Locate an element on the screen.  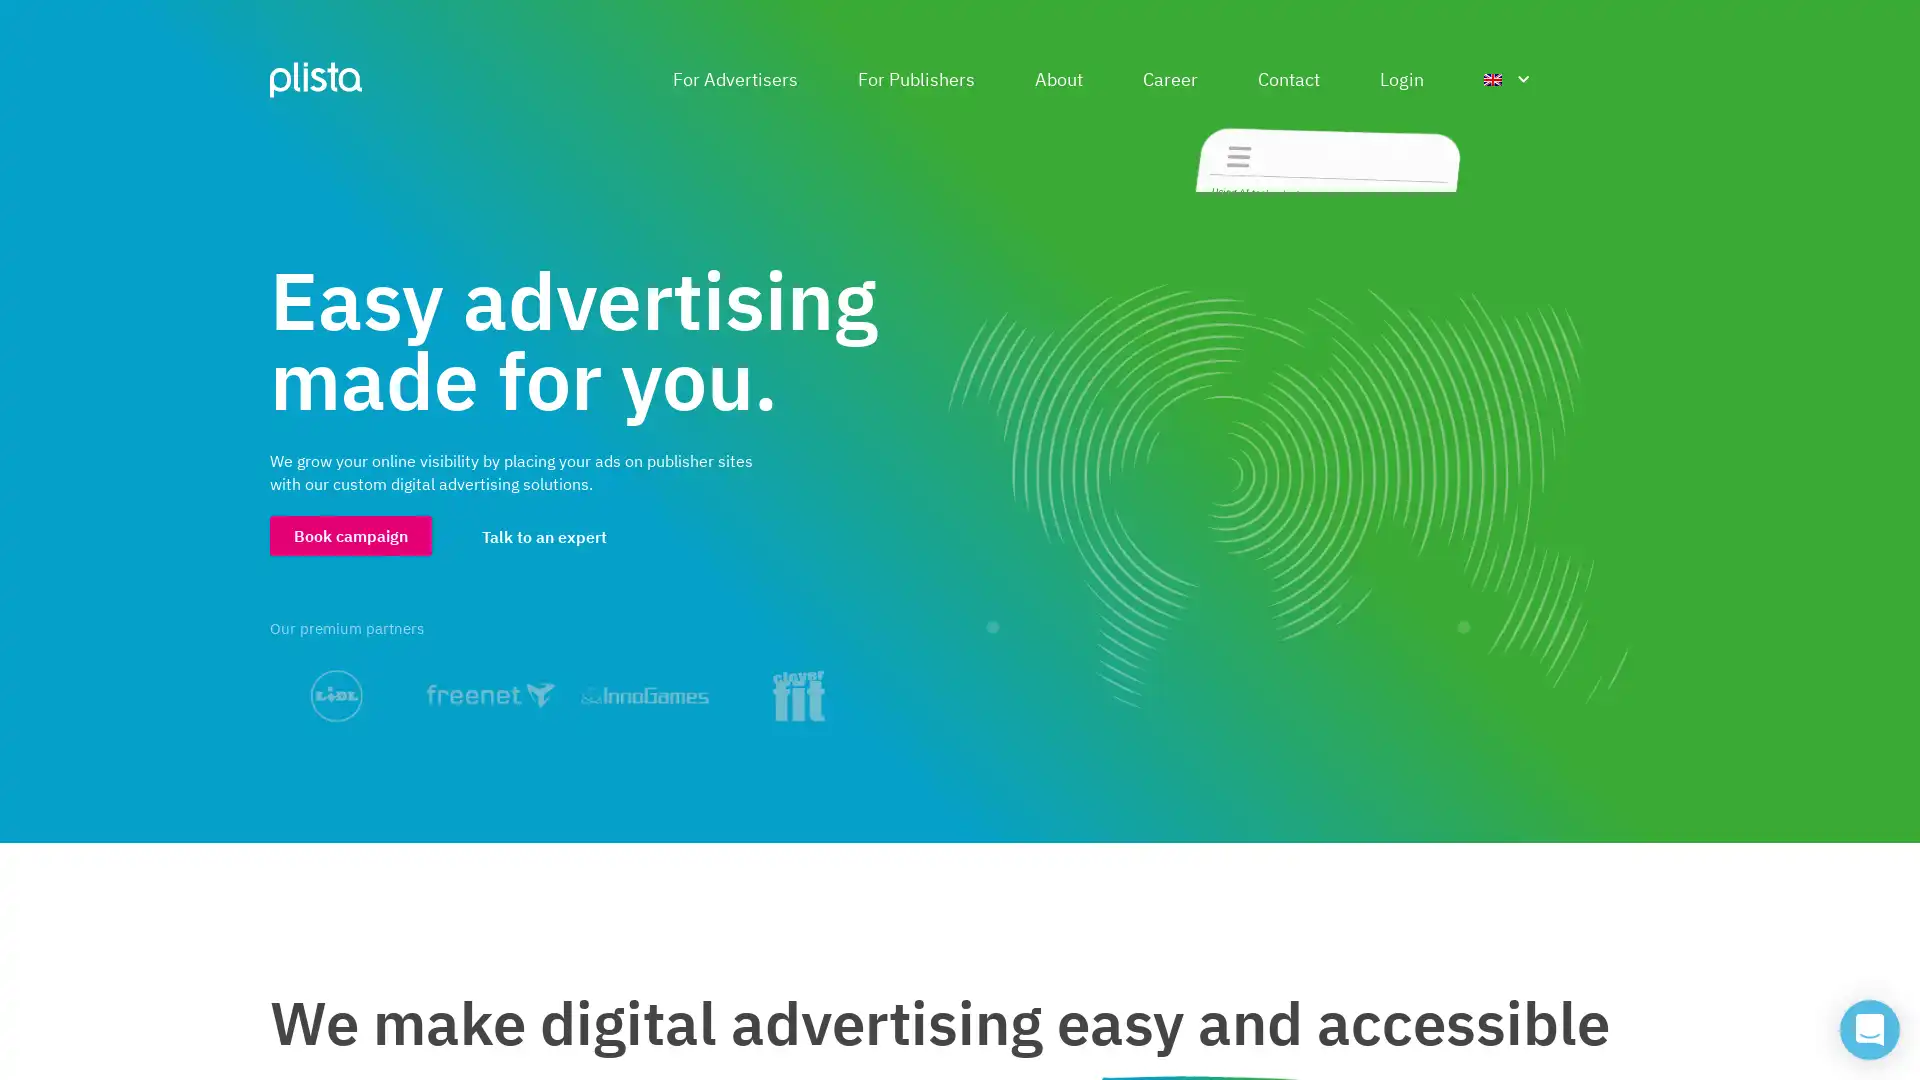
Book campaign is located at coordinates (350, 534).